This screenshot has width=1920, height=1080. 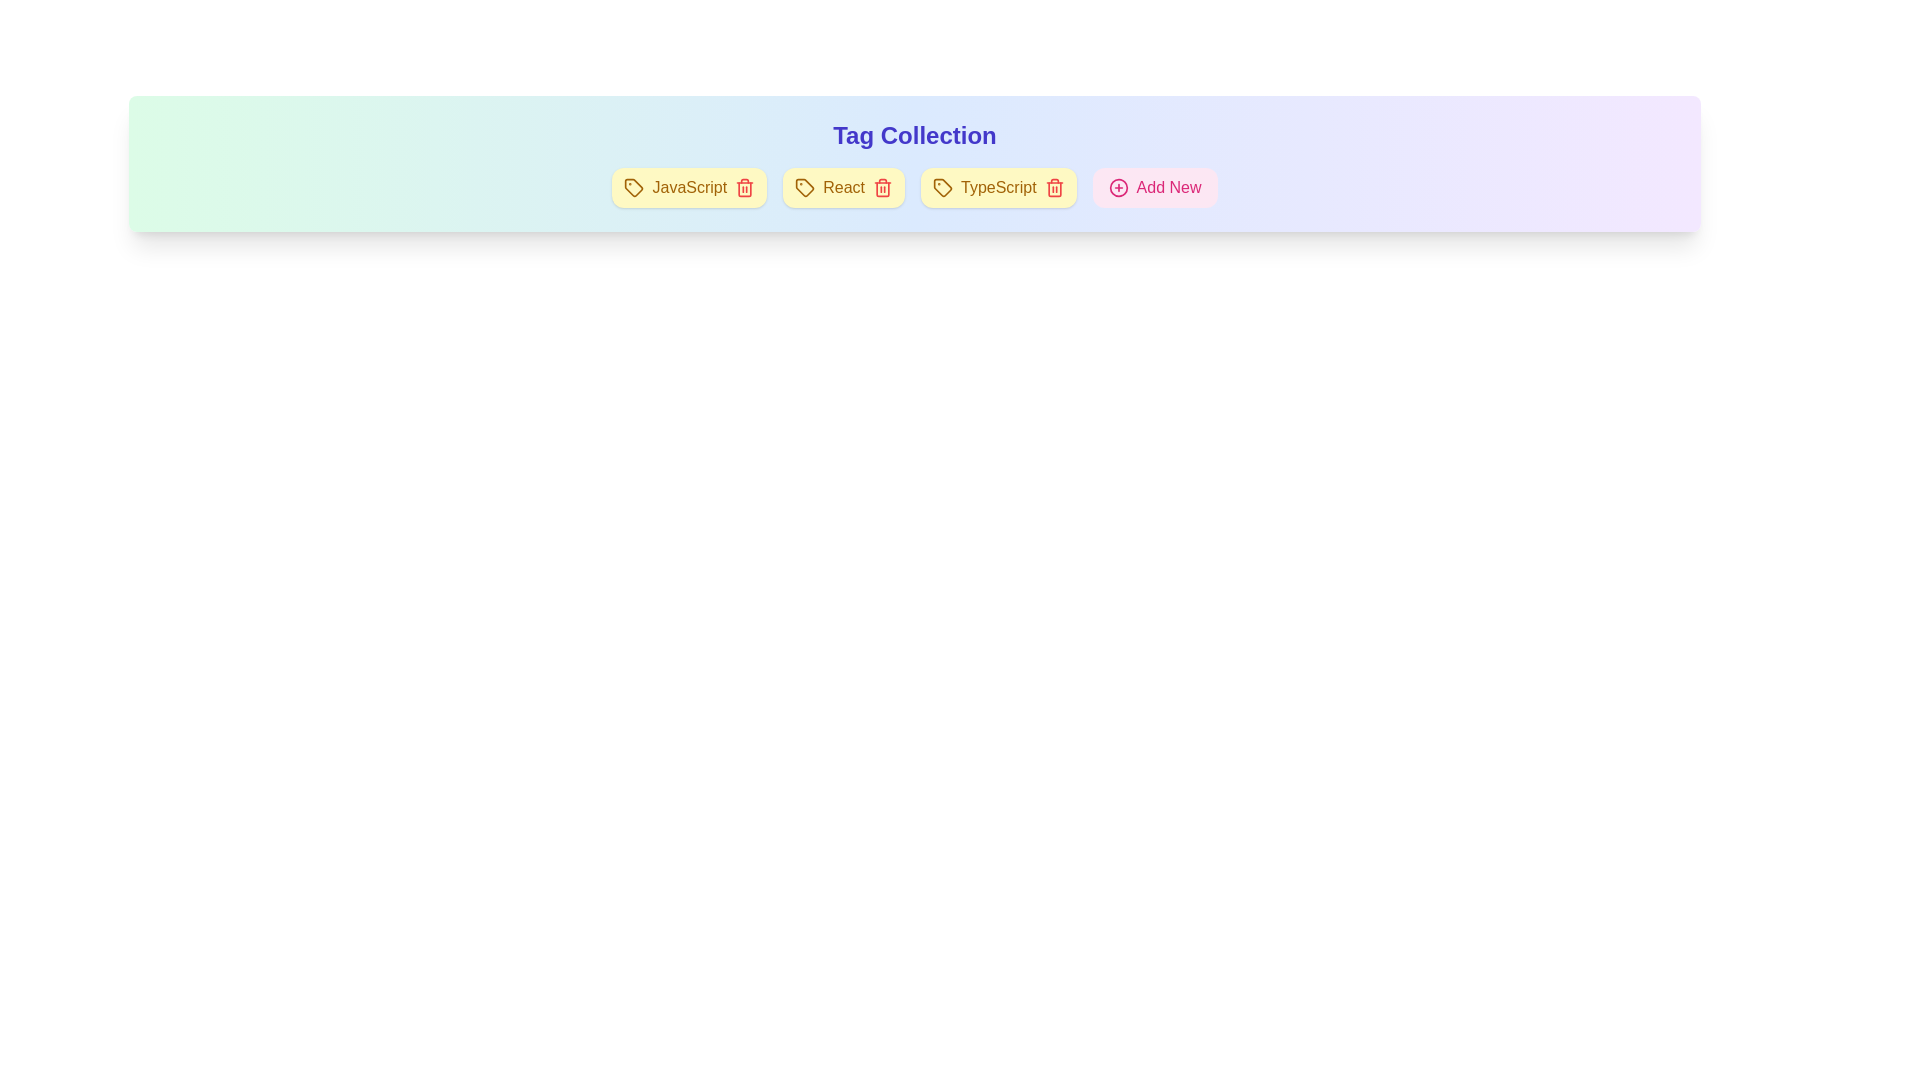 What do you see at coordinates (1117, 188) in the screenshot?
I see `the circular plus sign SVG icon within the 'Add New' button located at the far-right end of the tag list to observe interaction effects` at bounding box center [1117, 188].